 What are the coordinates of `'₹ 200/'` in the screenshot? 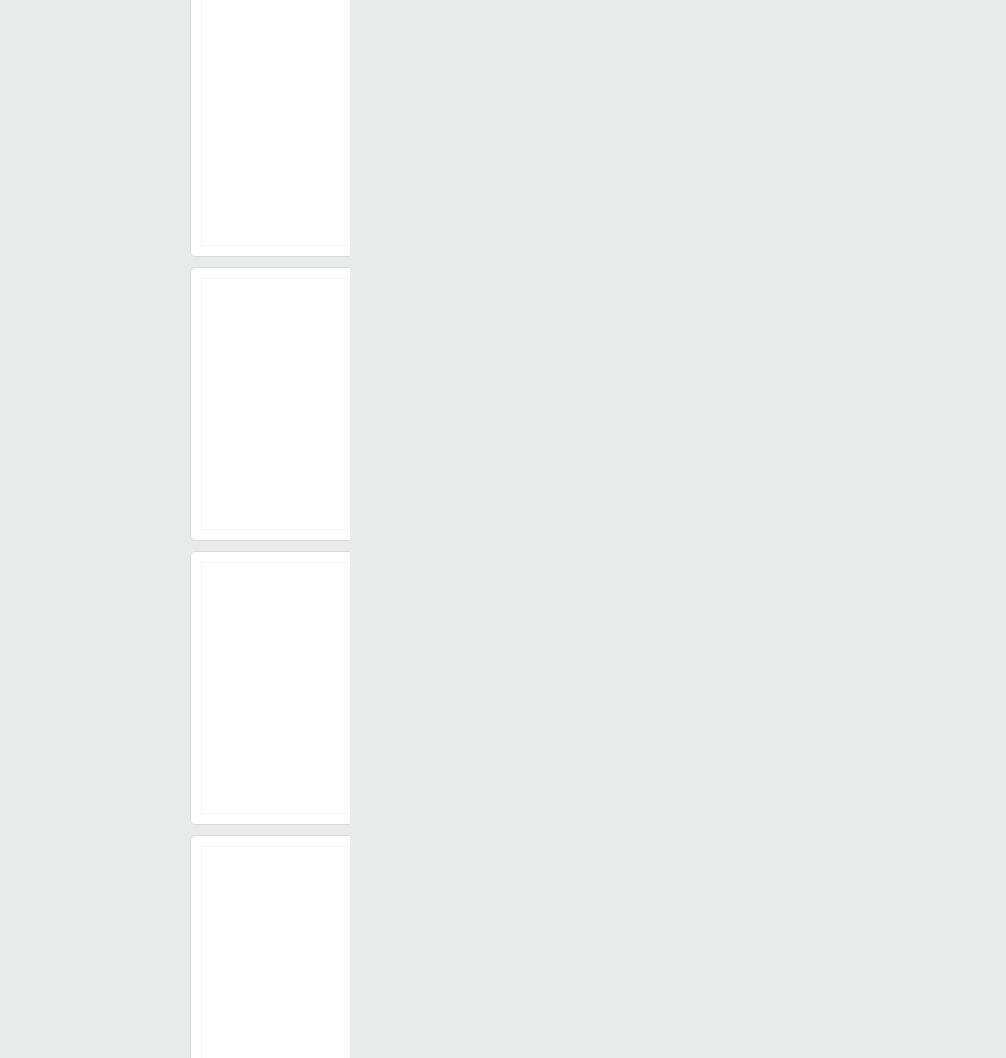 It's located at (501, 413).